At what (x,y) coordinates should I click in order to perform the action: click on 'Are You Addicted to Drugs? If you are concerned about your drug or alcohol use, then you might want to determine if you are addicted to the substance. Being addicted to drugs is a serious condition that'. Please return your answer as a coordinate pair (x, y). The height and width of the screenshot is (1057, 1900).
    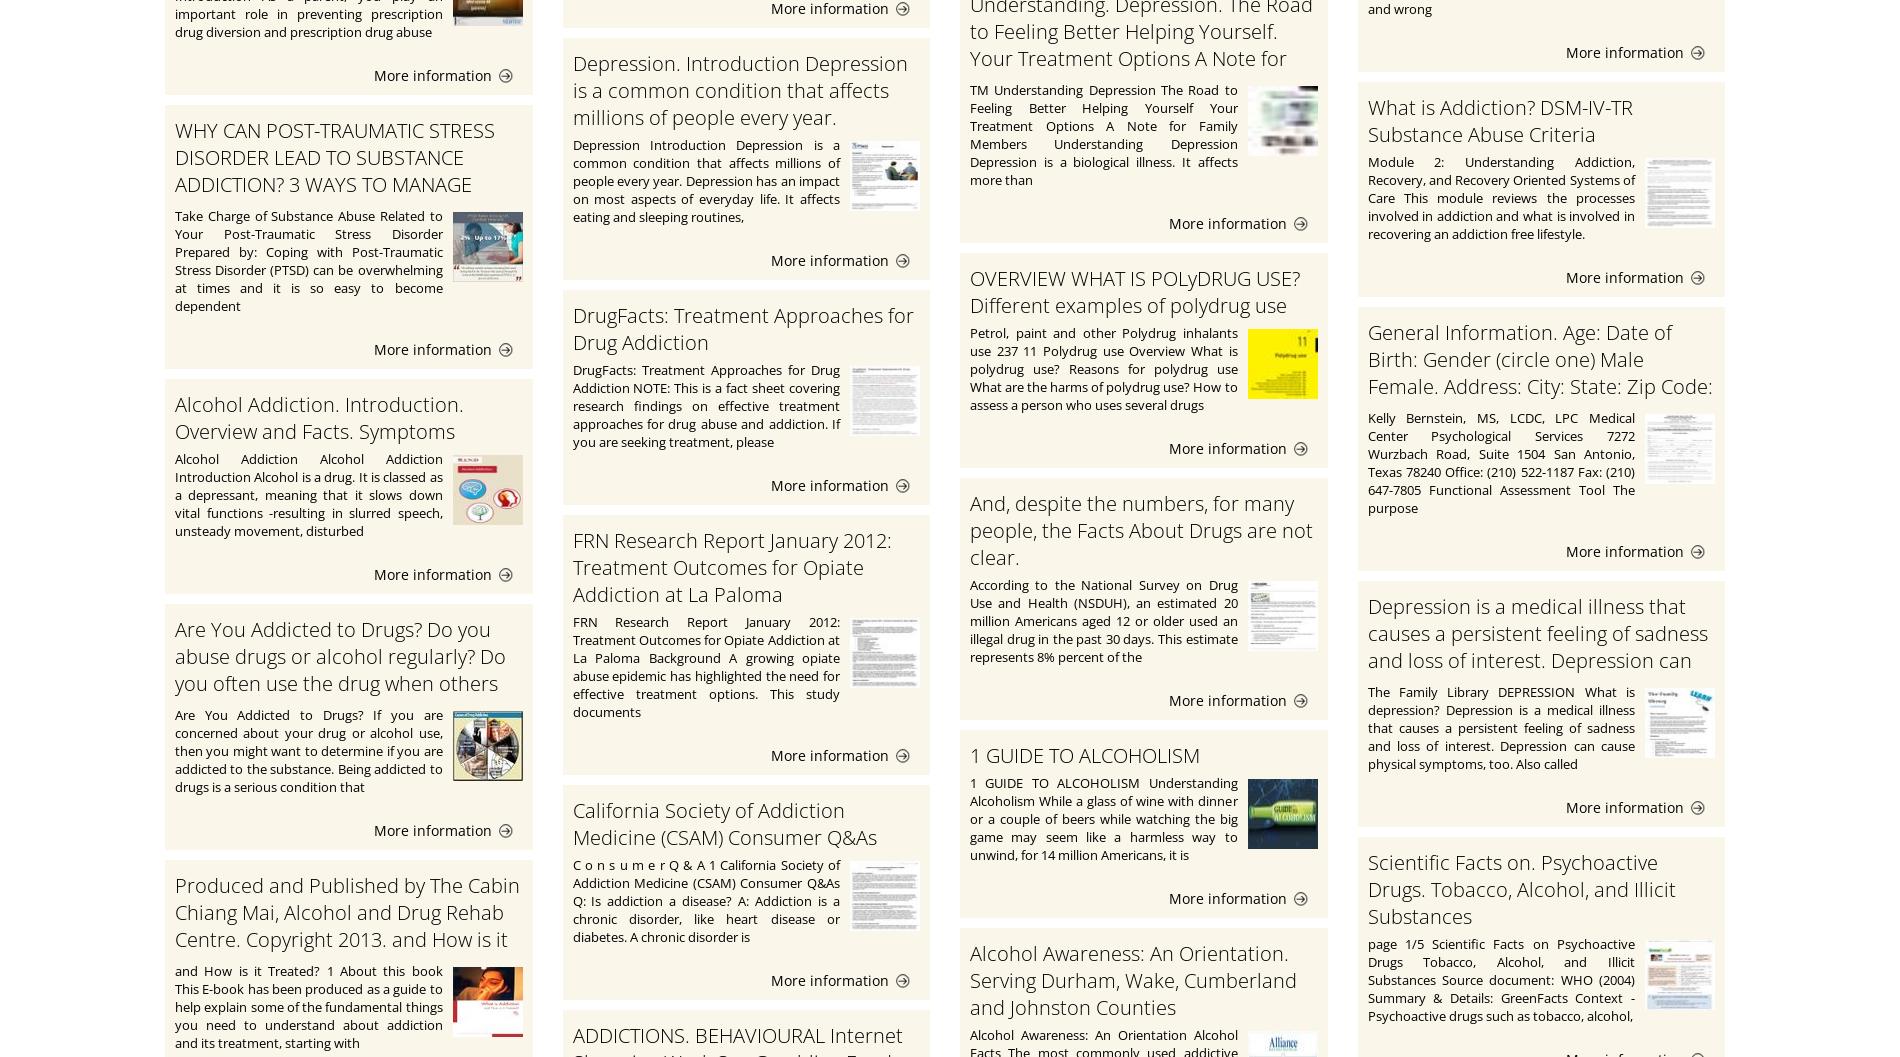
    Looking at the image, I should click on (307, 749).